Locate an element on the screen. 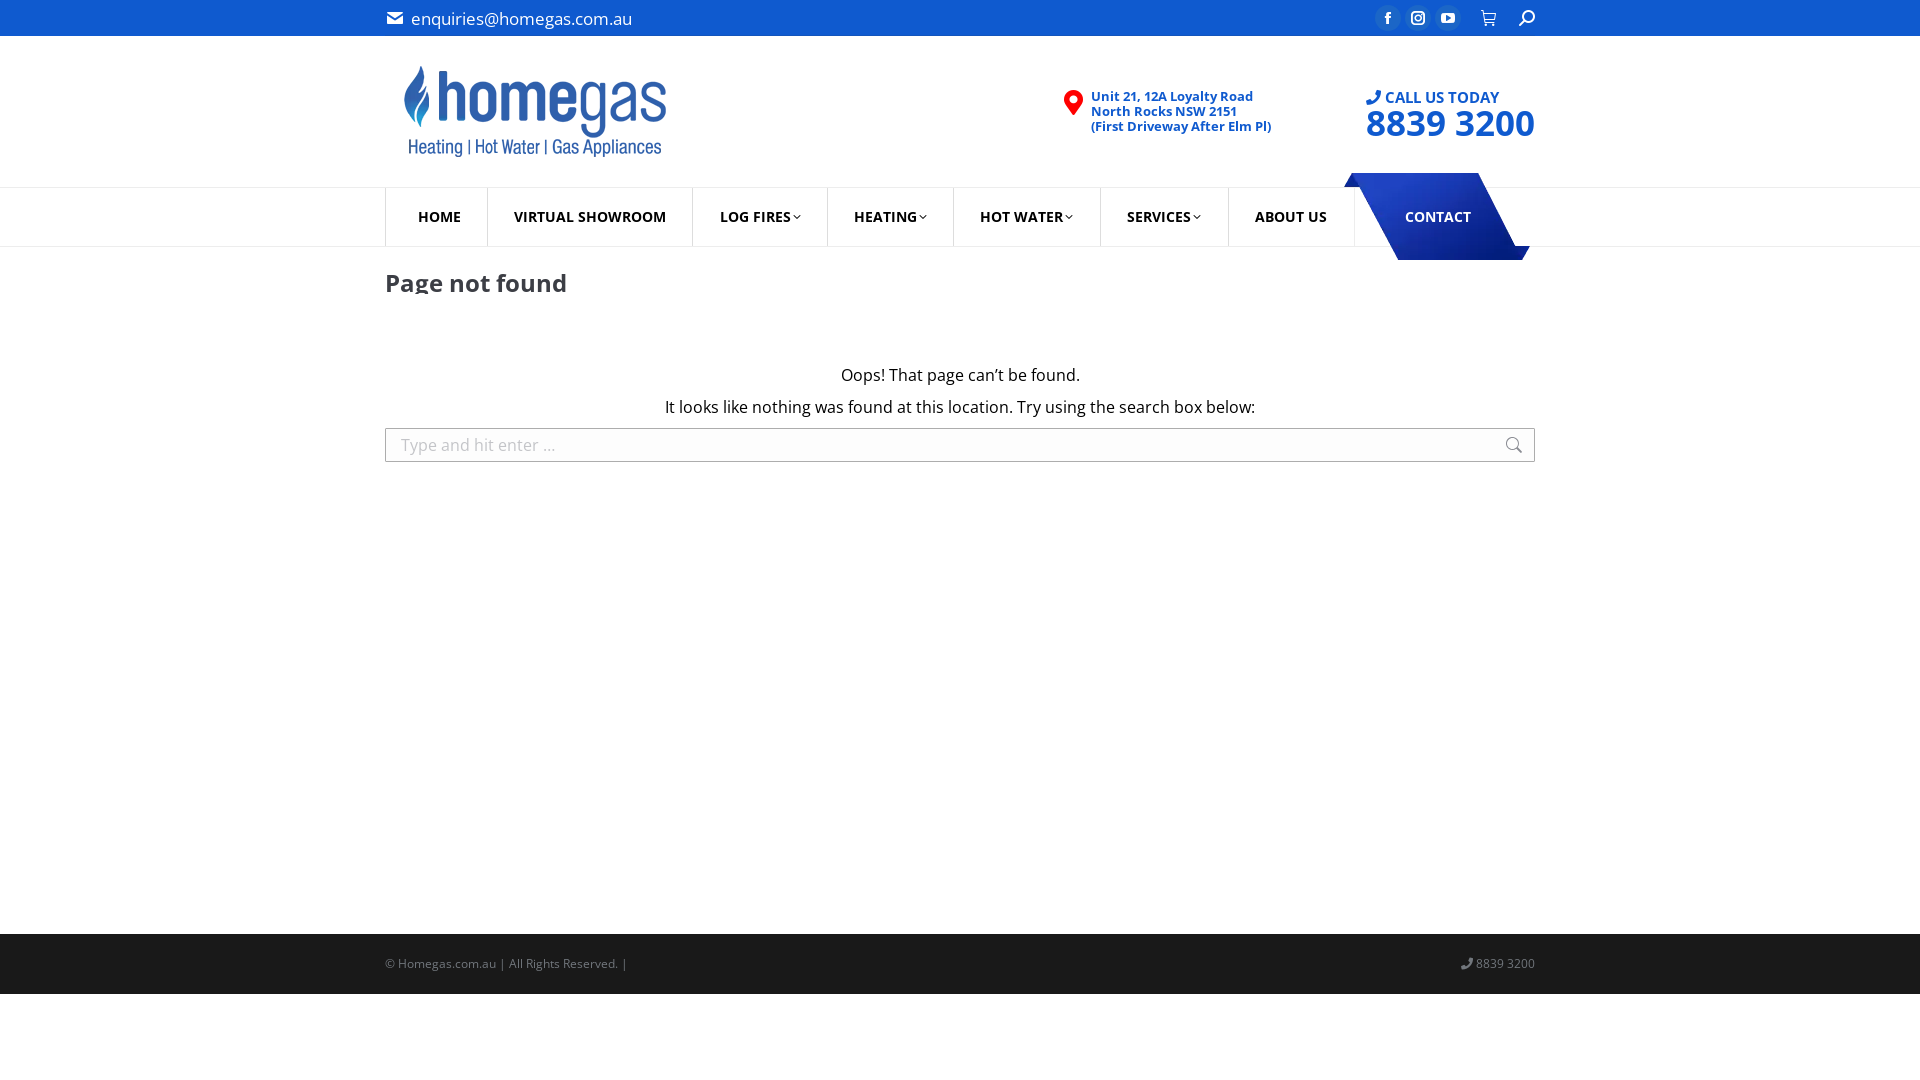 The height and width of the screenshot is (1080, 1920). ' ' is located at coordinates (1489, 17).